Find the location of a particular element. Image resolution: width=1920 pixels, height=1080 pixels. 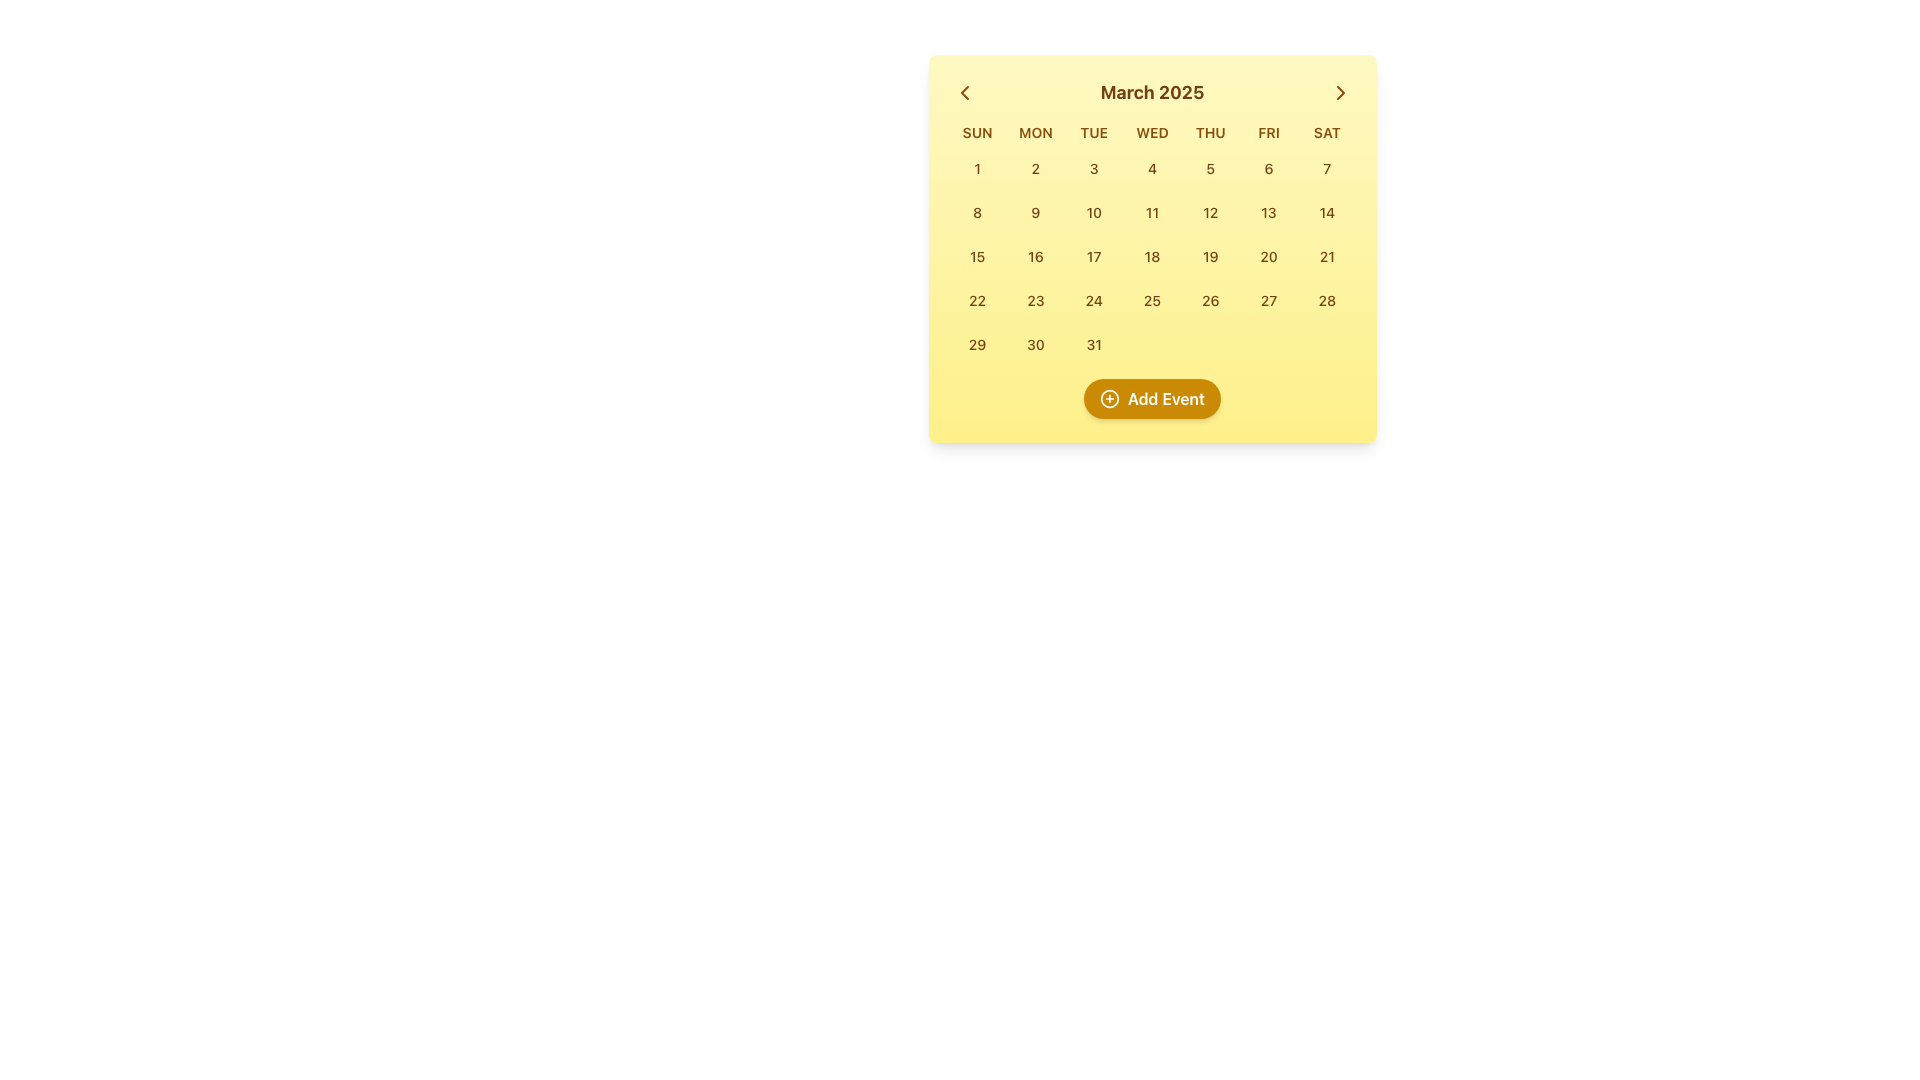

the Text Label displaying the number '8' within the highlighted date cell of the calendar for March 2025 is located at coordinates (977, 212).